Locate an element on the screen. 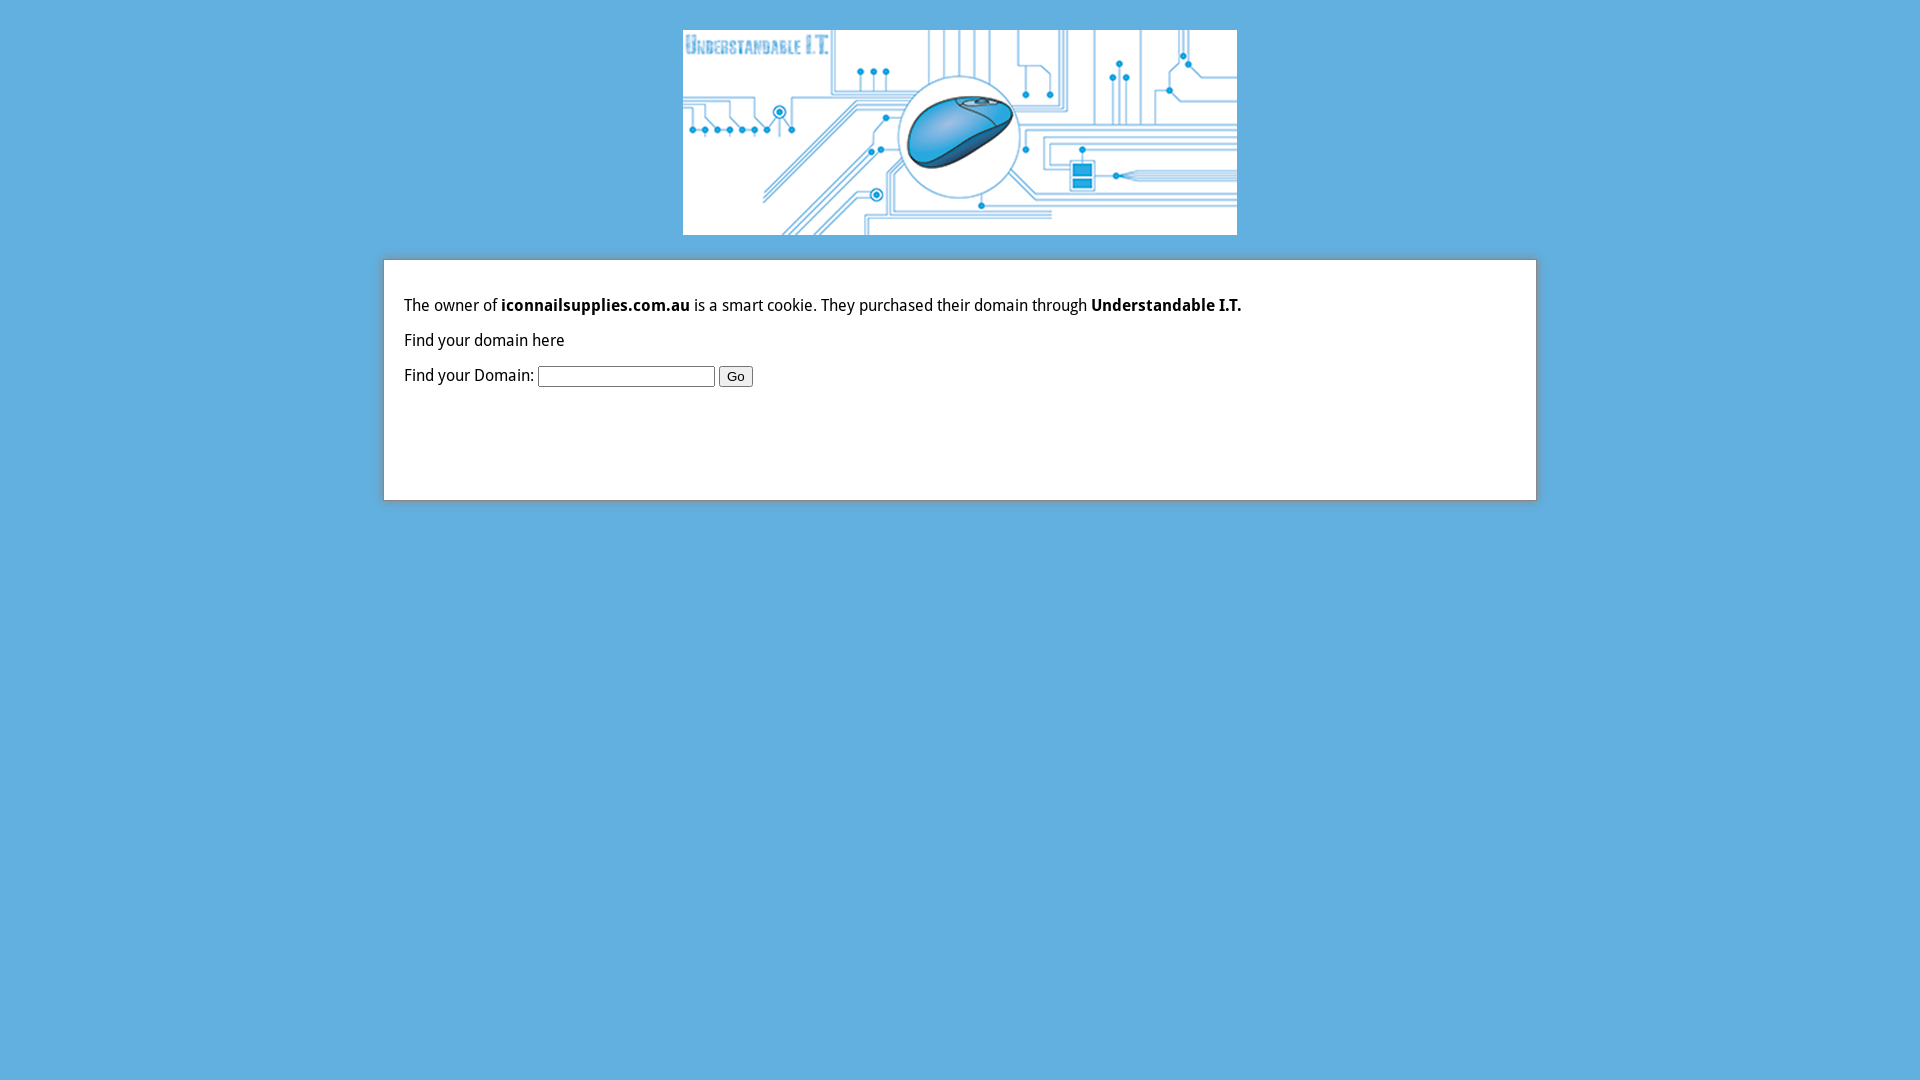 This screenshot has width=1920, height=1080. 'Understandable I.T.' is located at coordinates (1089, 305).